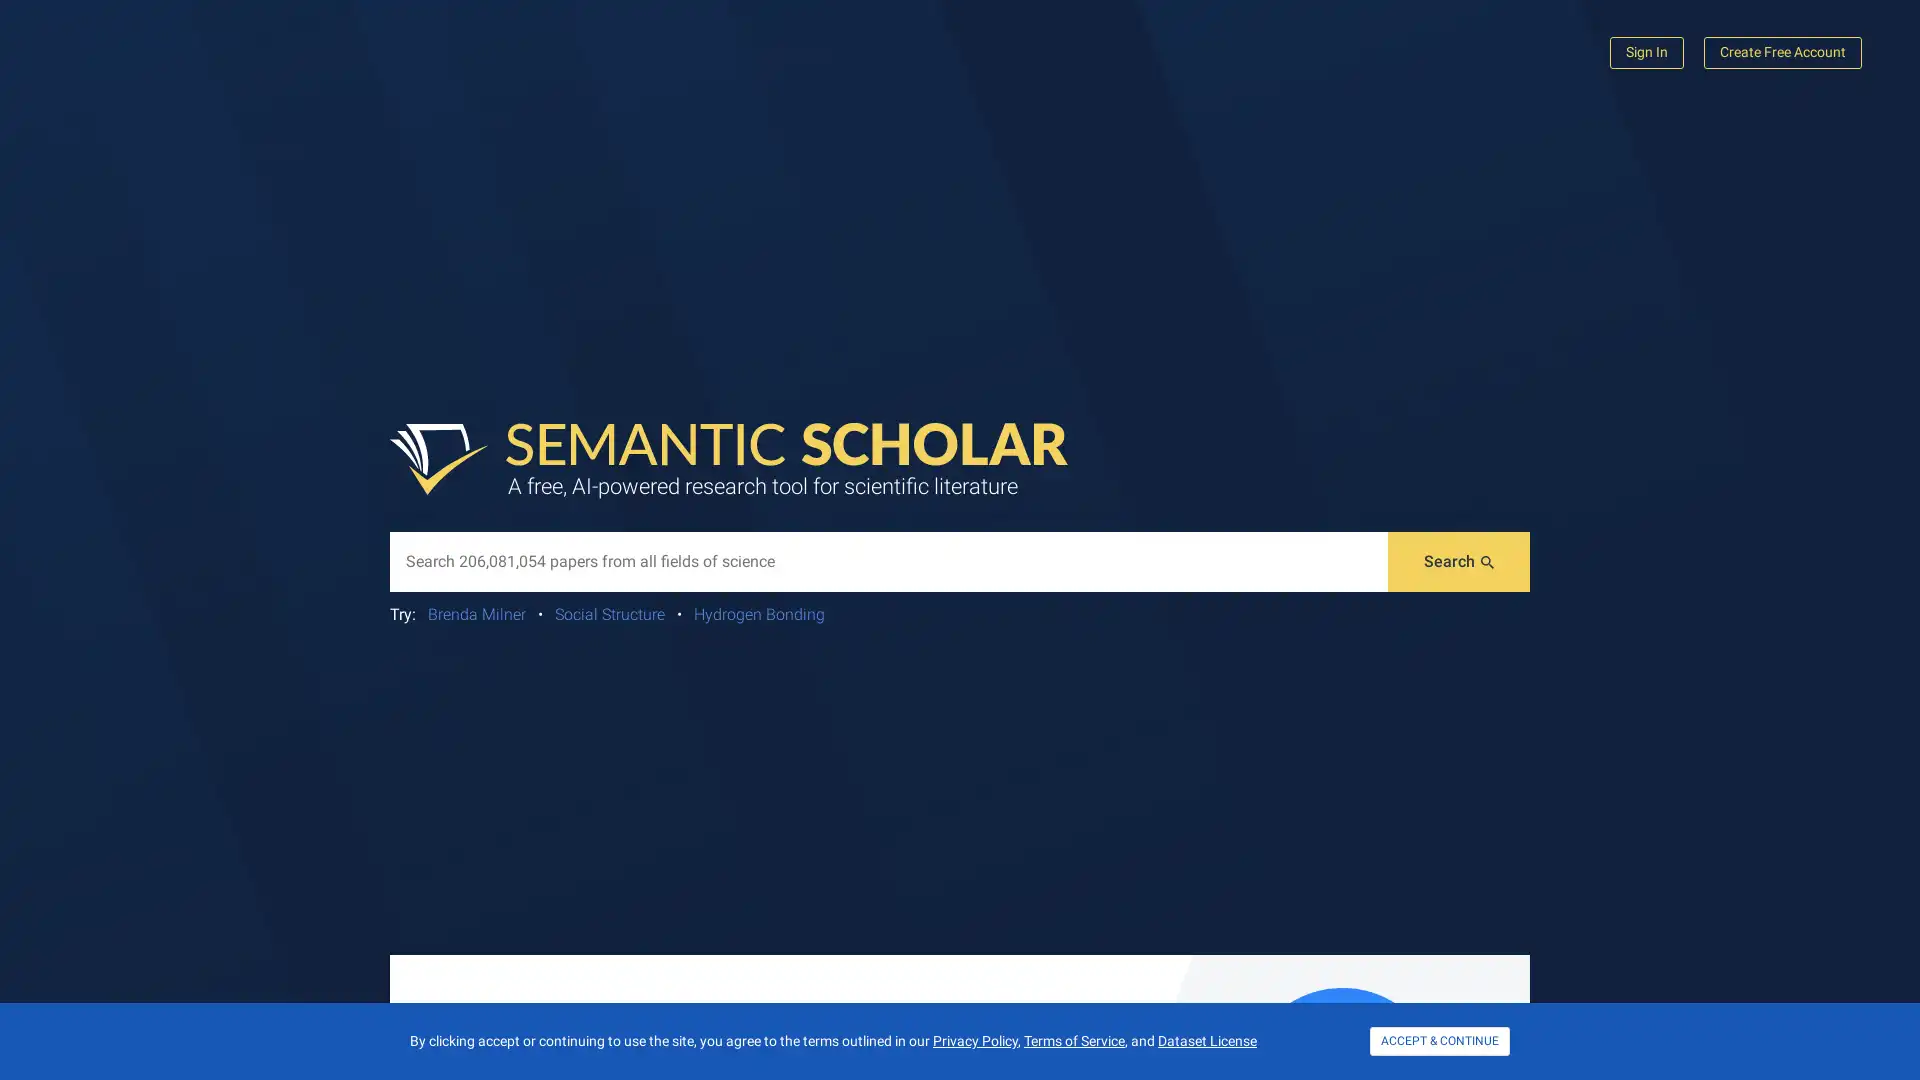 The width and height of the screenshot is (1920, 1080). Describe the element at coordinates (1782, 51) in the screenshot. I see `Create Free Account` at that location.